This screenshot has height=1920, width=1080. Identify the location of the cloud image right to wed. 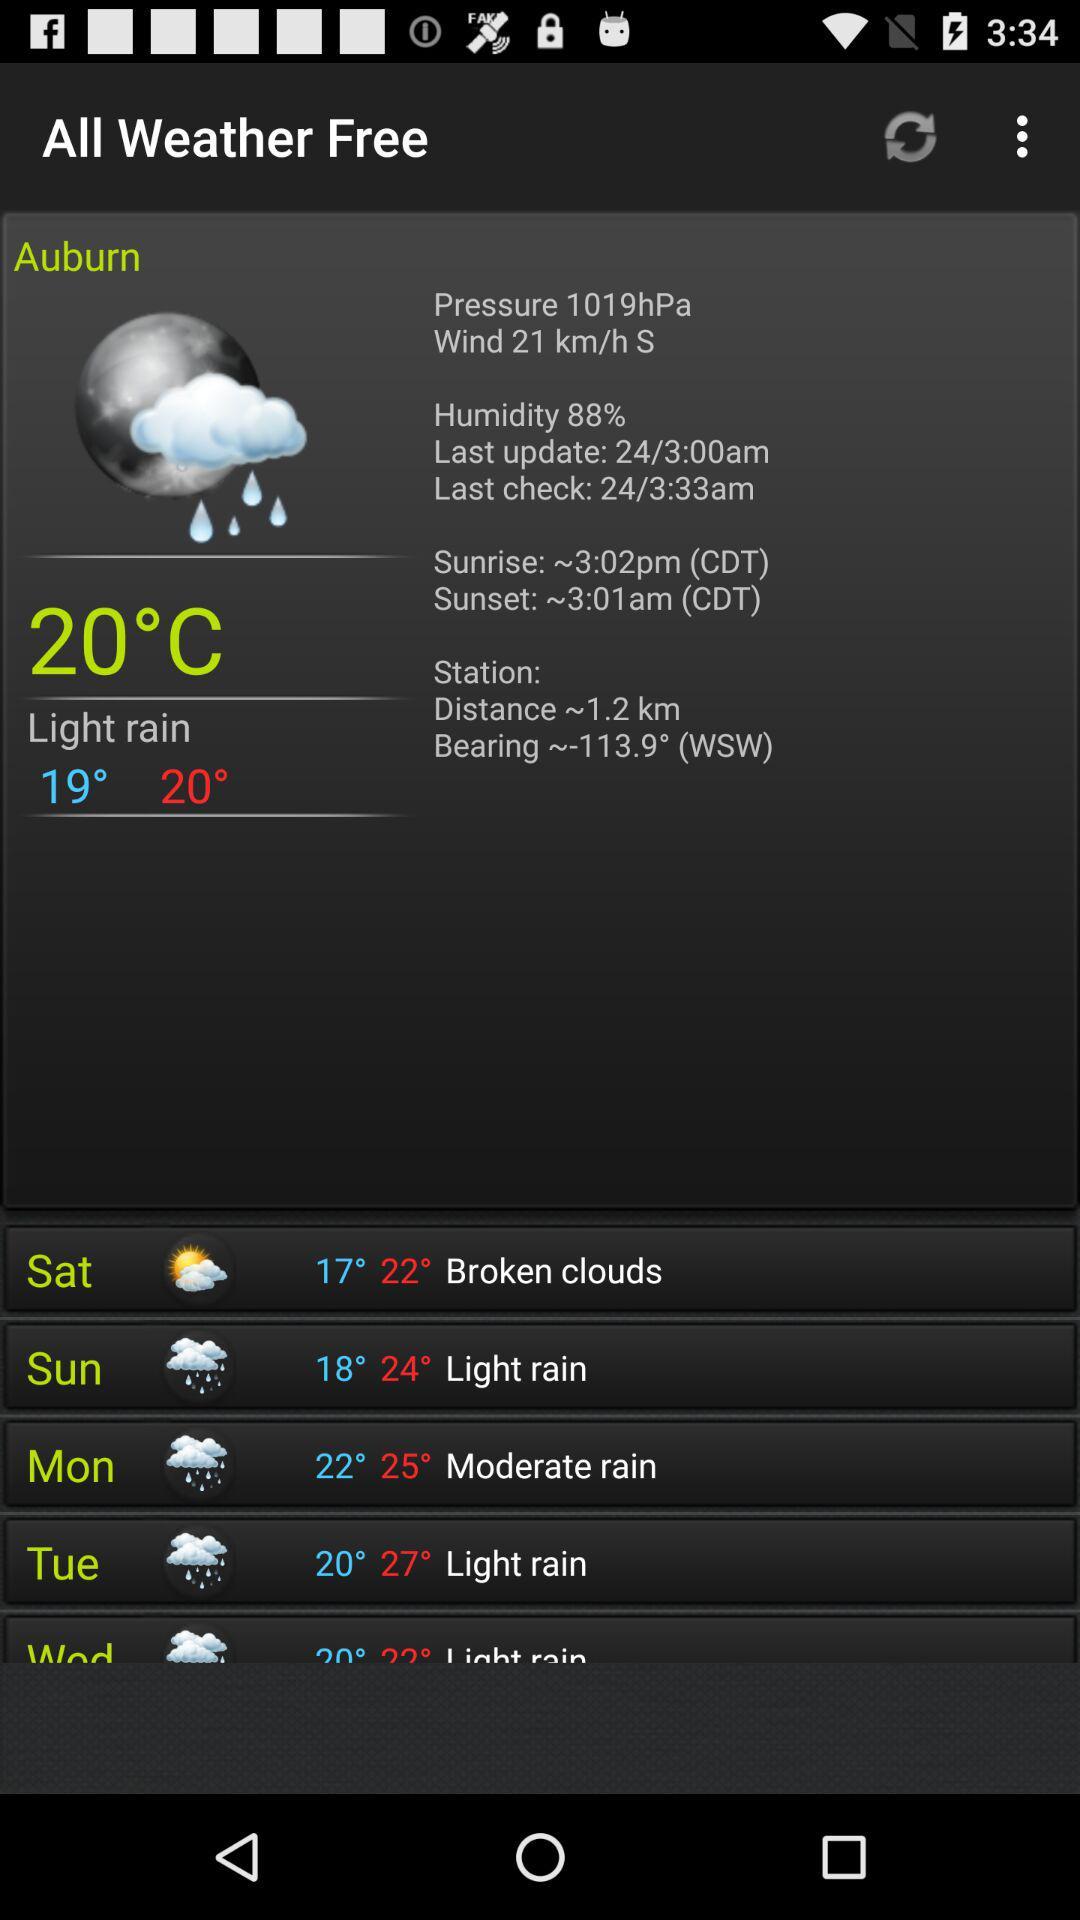
(196, 1641).